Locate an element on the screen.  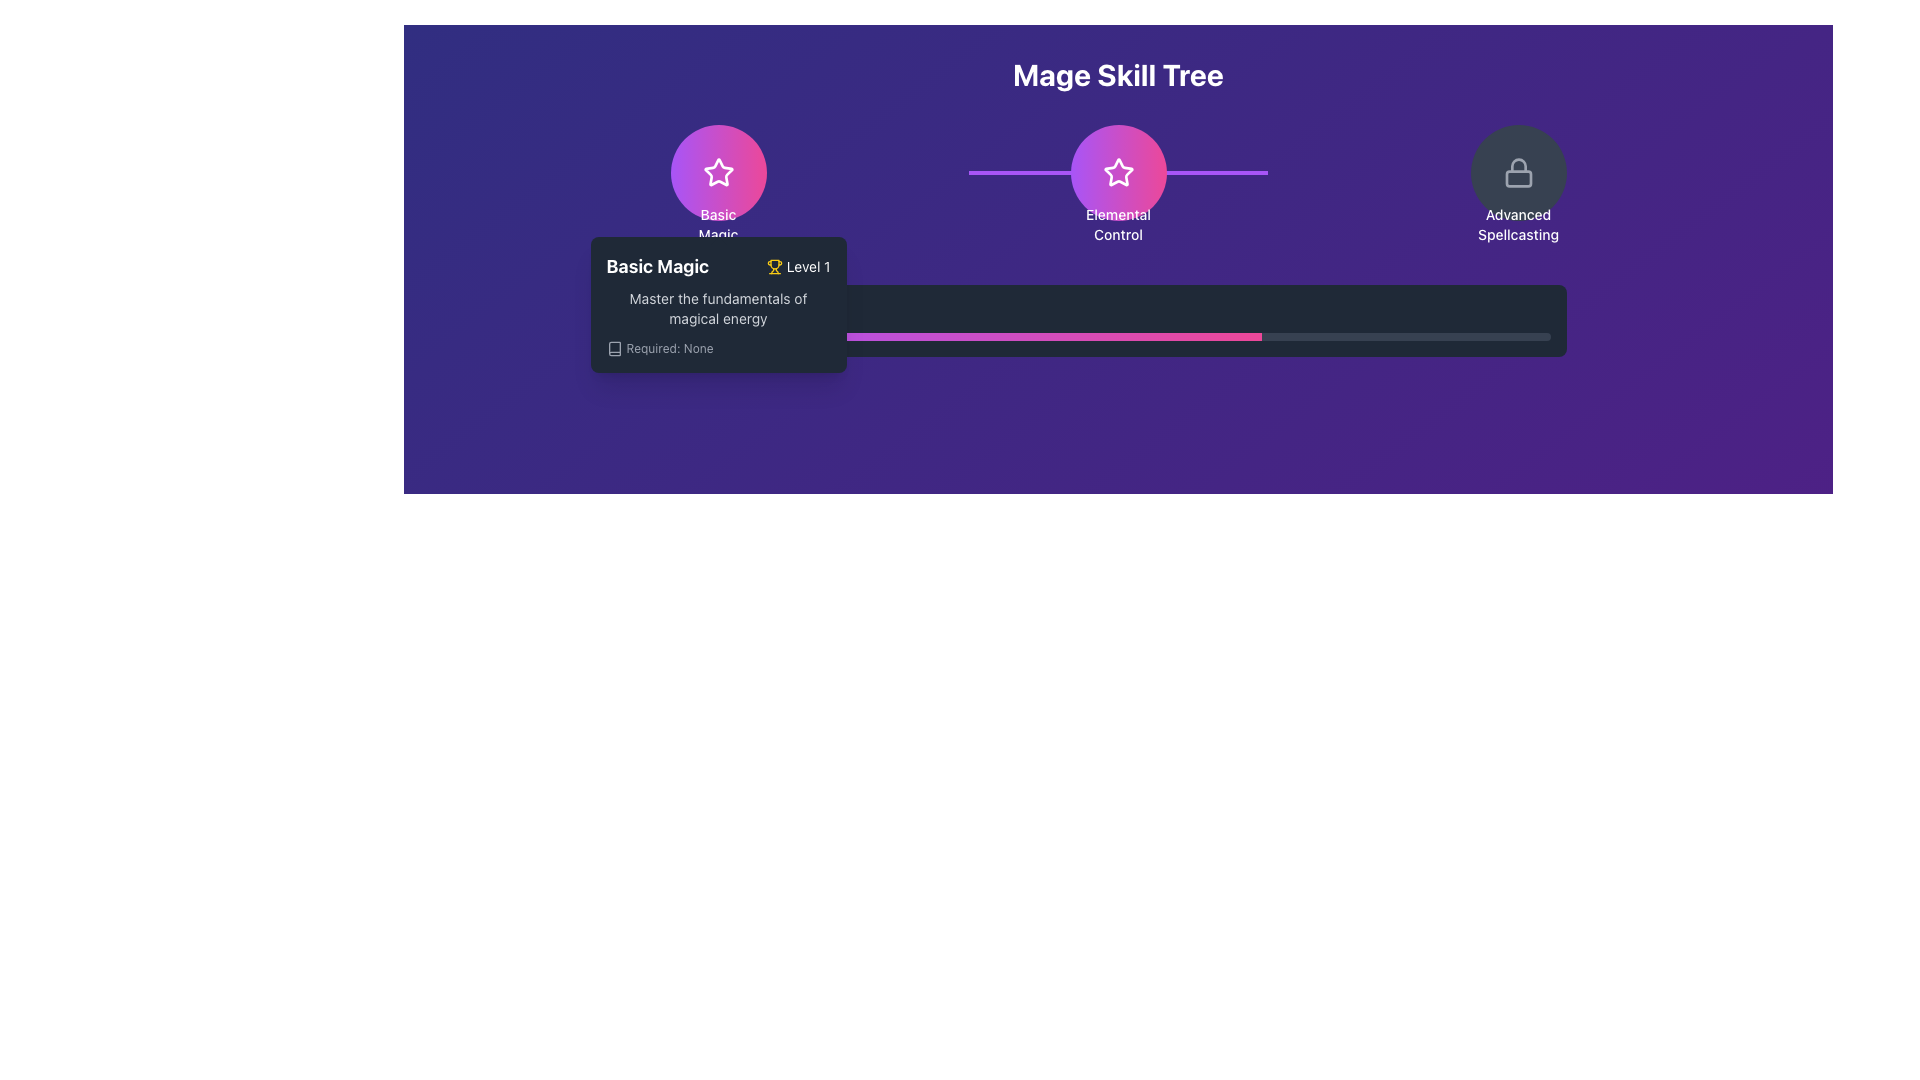
the star-shaped icon with a pink-to-purple gradient fill located in the 'Elemental Control' section of the 'Mage Skill Tree' interface to interact or select the skill is located at coordinates (1117, 171).